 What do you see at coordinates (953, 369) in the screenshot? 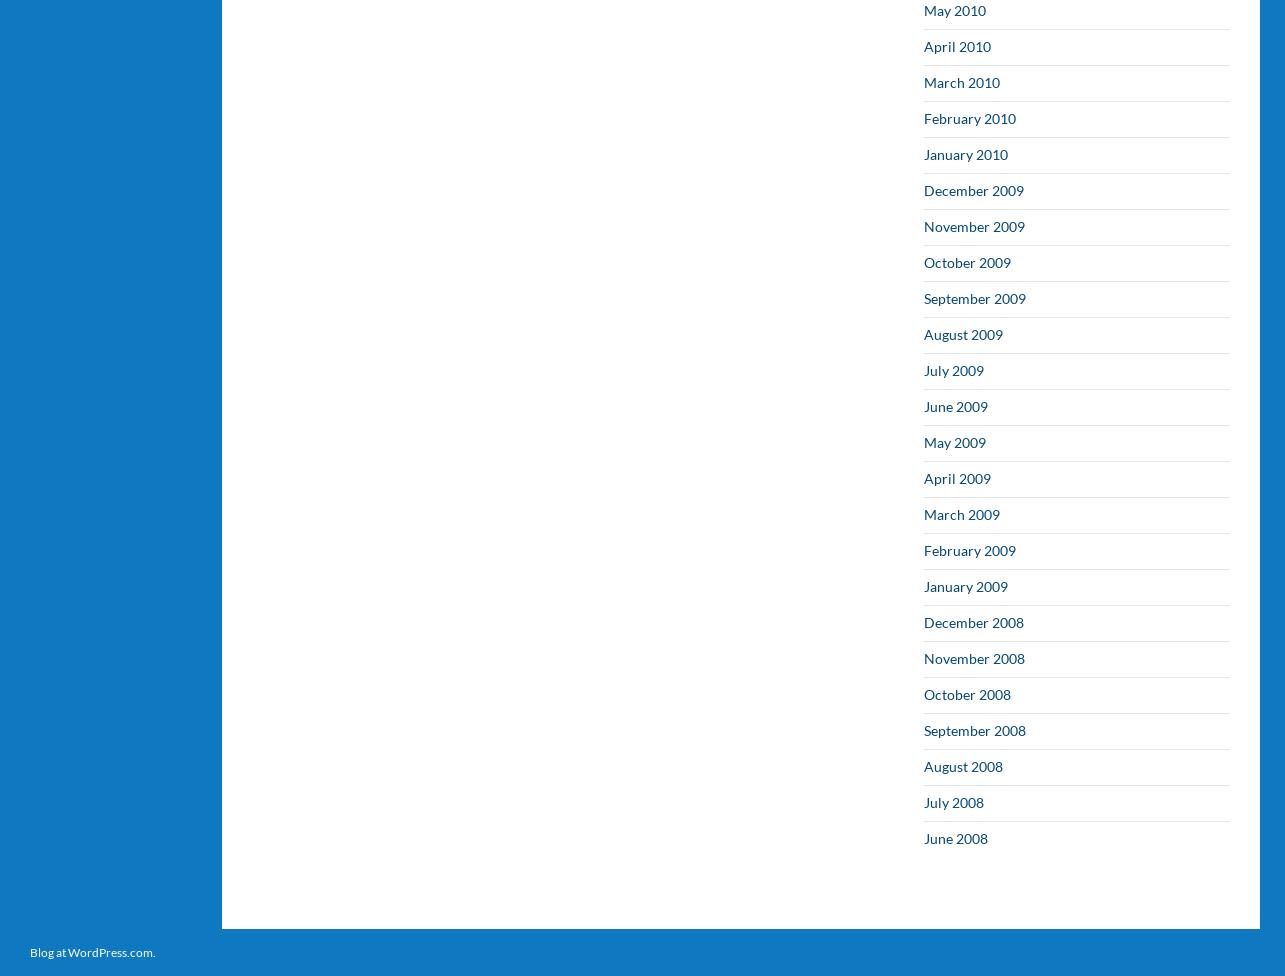
I see `'July 2009'` at bounding box center [953, 369].